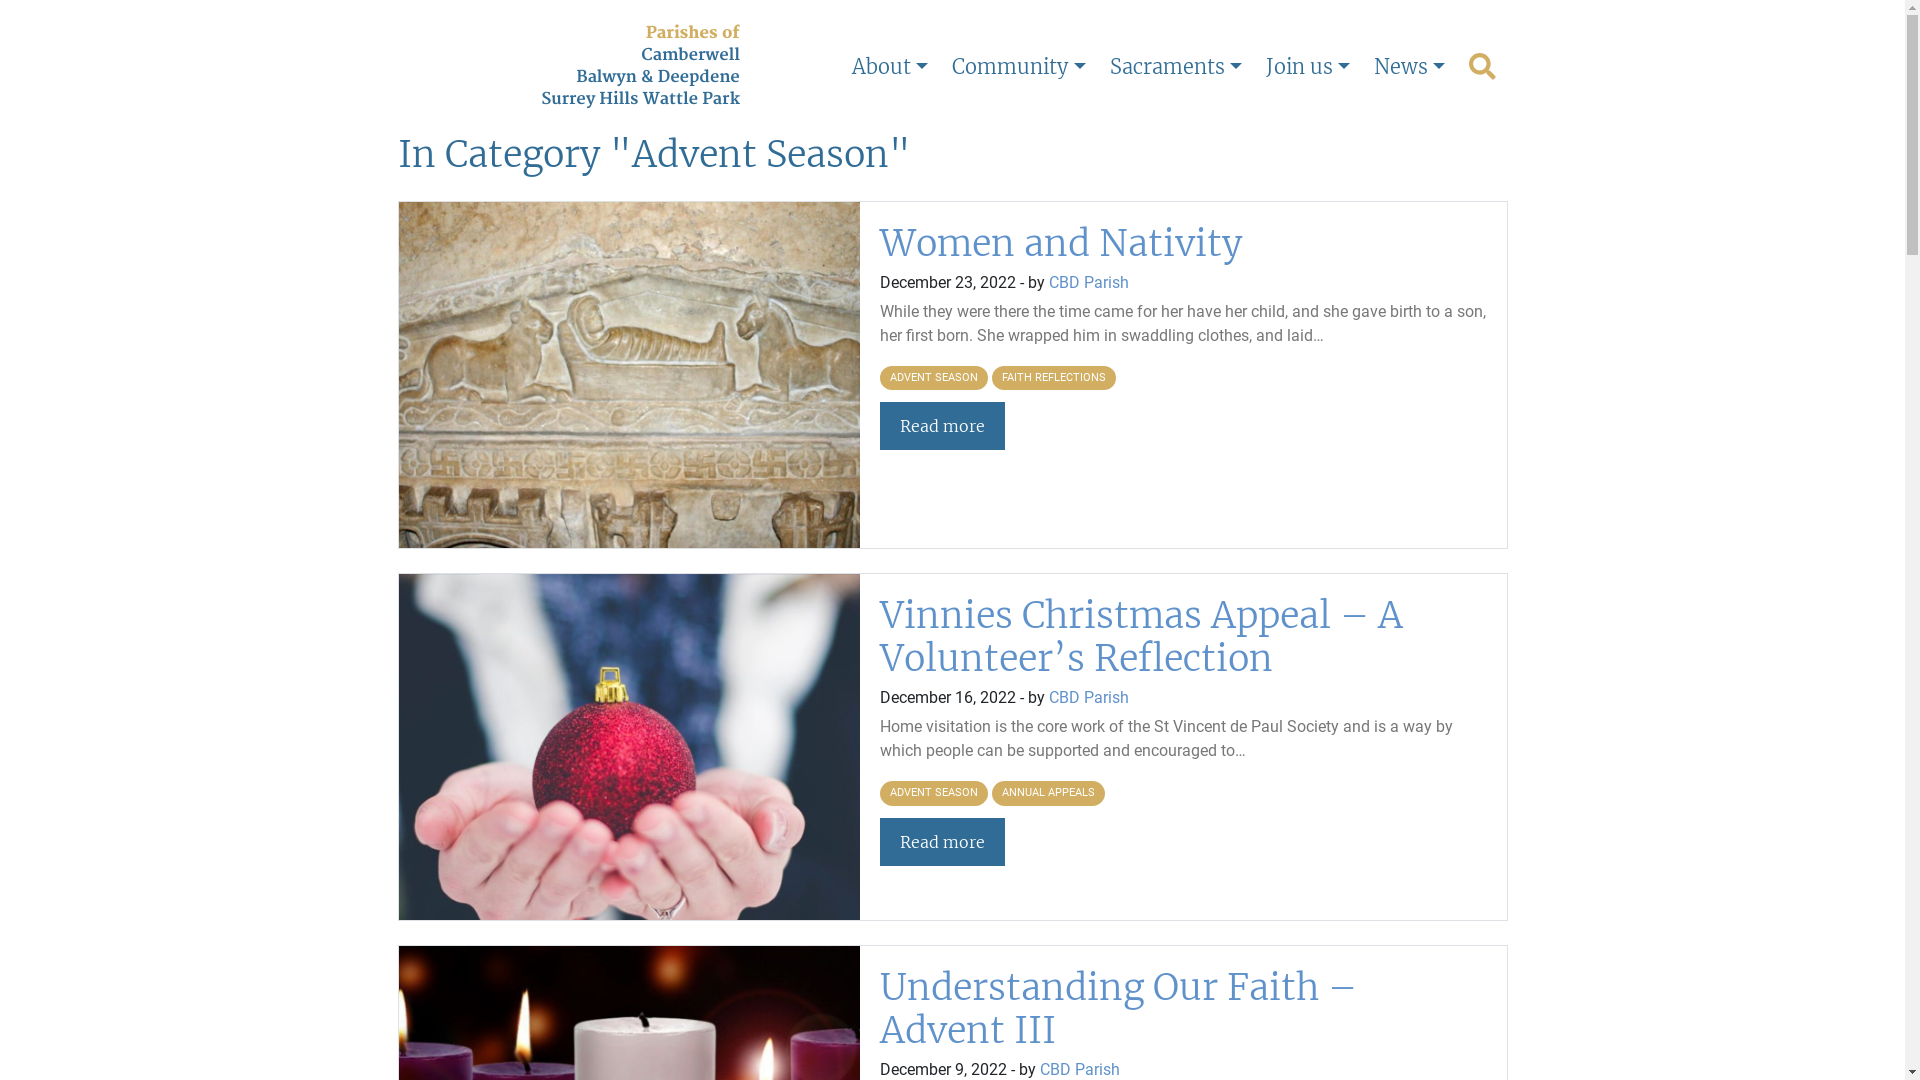 This screenshot has height=1080, width=1920. I want to click on 'CBD Parish', so click(1048, 696).